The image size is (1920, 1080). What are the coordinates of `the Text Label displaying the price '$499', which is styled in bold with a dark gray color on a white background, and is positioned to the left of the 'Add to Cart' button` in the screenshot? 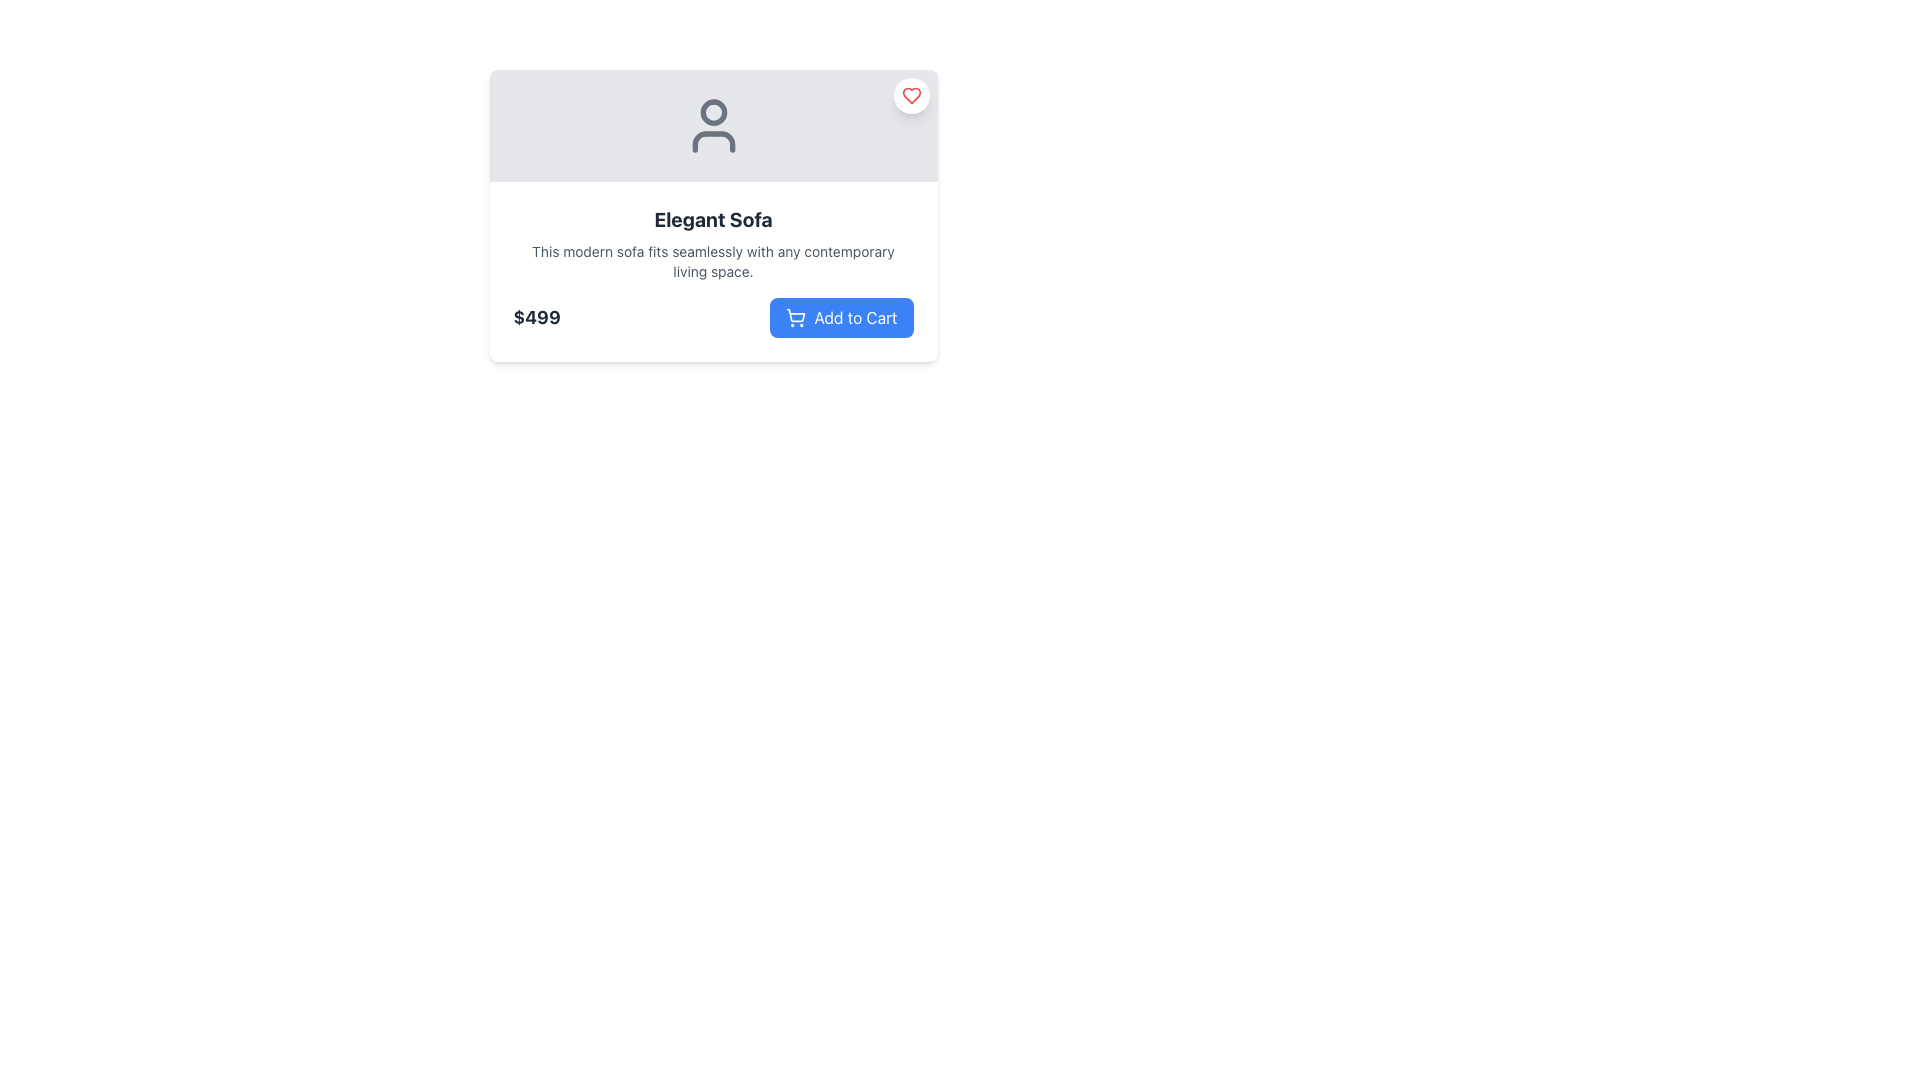 It's located at (537, 316).